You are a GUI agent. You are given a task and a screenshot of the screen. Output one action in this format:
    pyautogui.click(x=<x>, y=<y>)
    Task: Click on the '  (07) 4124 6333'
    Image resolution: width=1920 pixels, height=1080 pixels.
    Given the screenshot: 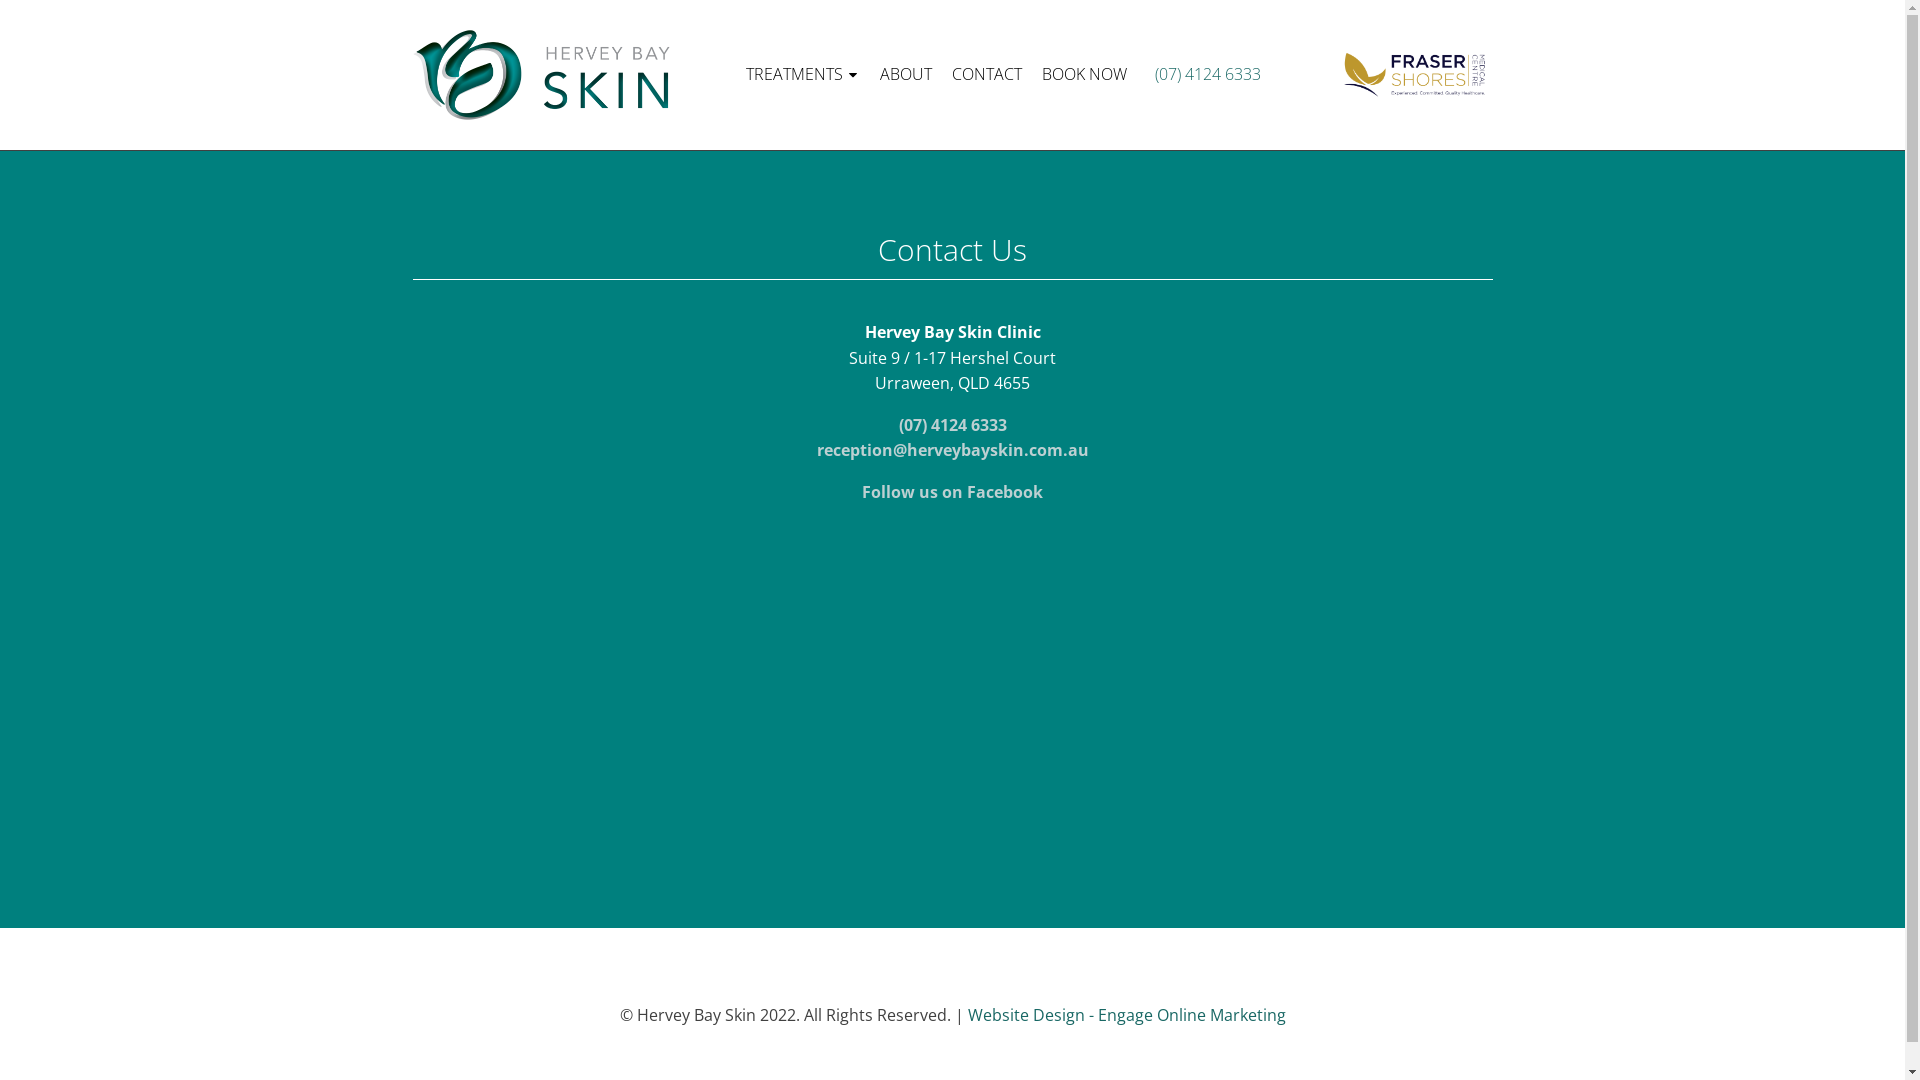 What is the action you would take?
    pyautogui.click(x=1147, y=73)
    